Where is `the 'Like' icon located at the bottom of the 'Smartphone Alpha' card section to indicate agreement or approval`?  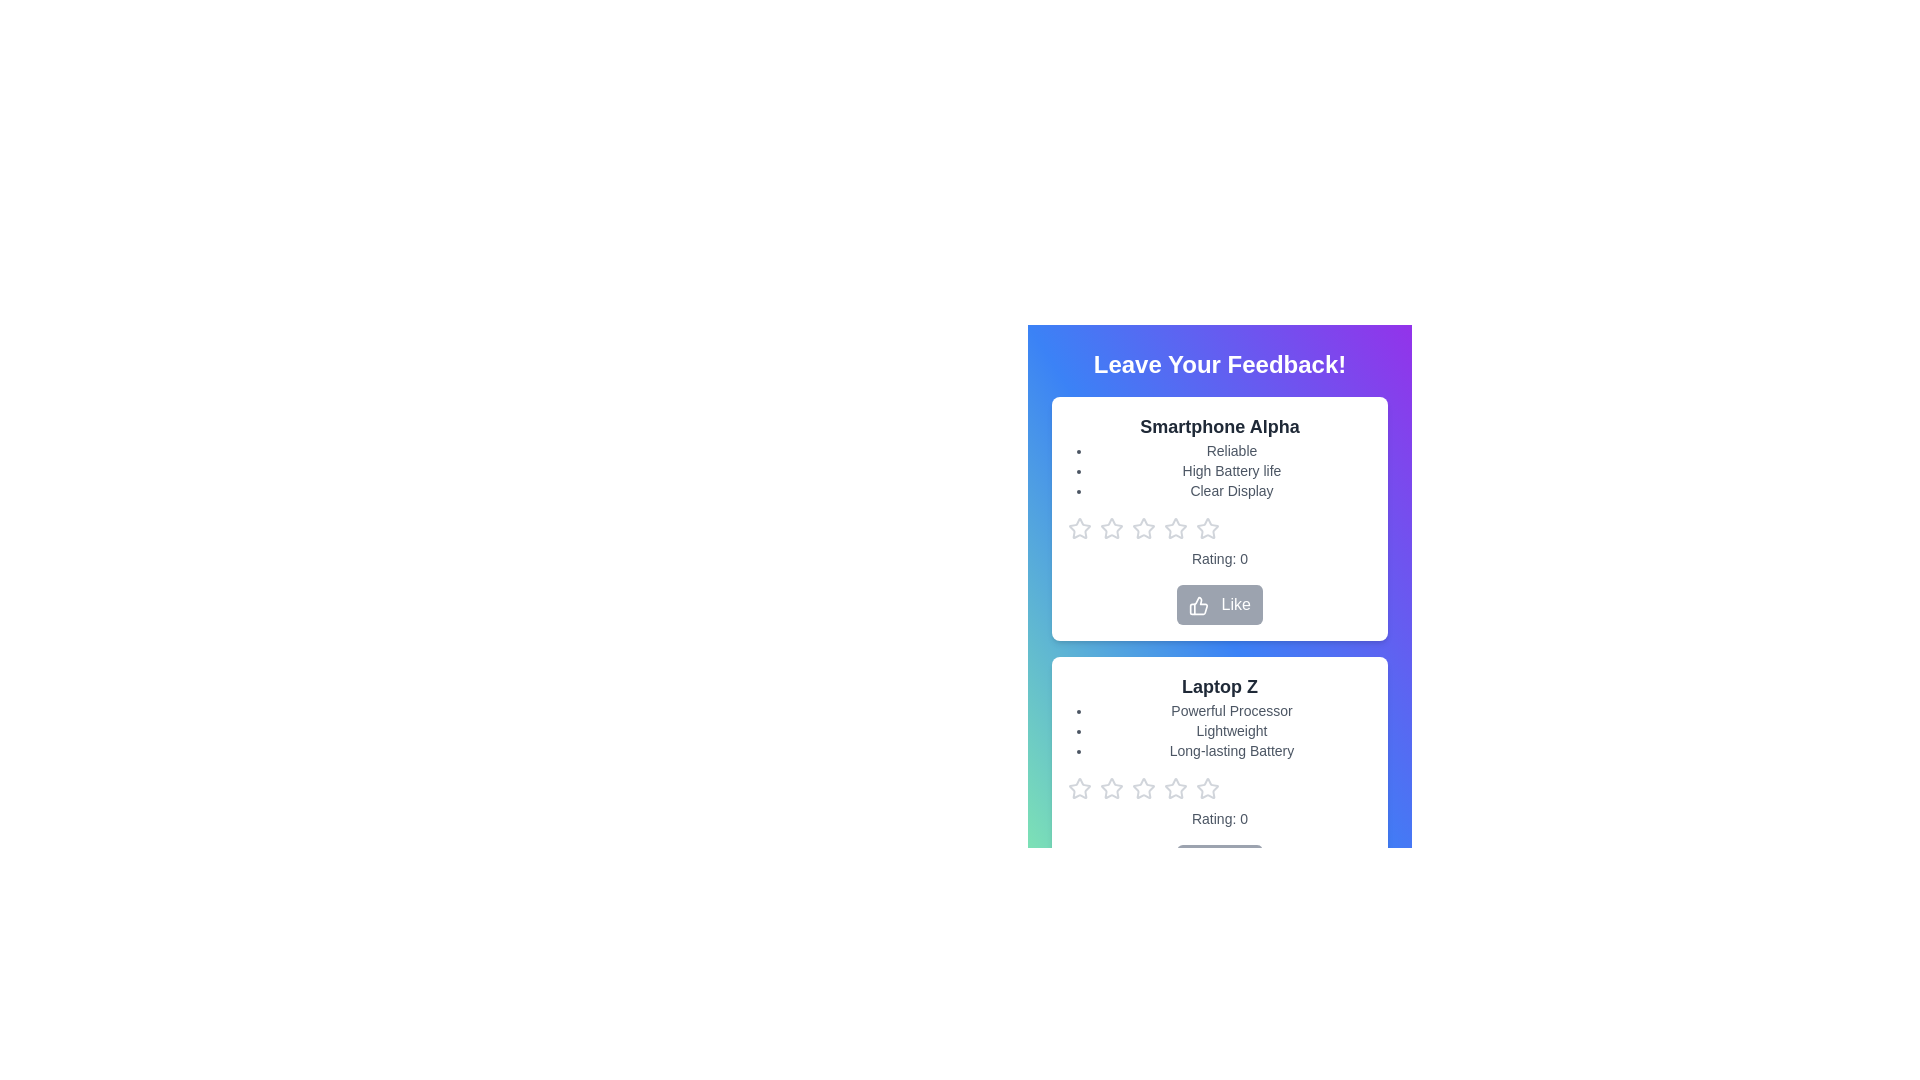
the 'Like' icon located at the bottom of the 'Smartphone Alpha' card section to indicate agreement or approval is located at coordinates (1199, 604).